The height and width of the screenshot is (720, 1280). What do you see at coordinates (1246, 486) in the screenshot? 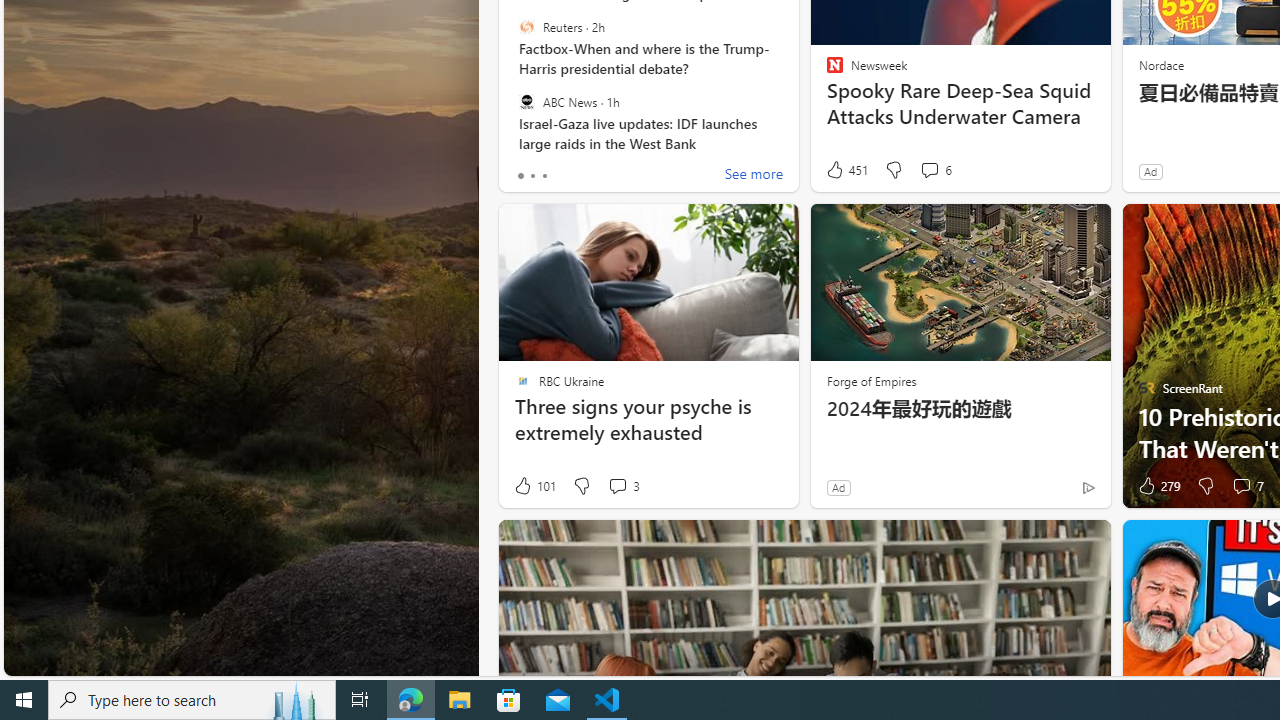
I see `'View comments 7 Comment'` at bounding box center [1246, 486].